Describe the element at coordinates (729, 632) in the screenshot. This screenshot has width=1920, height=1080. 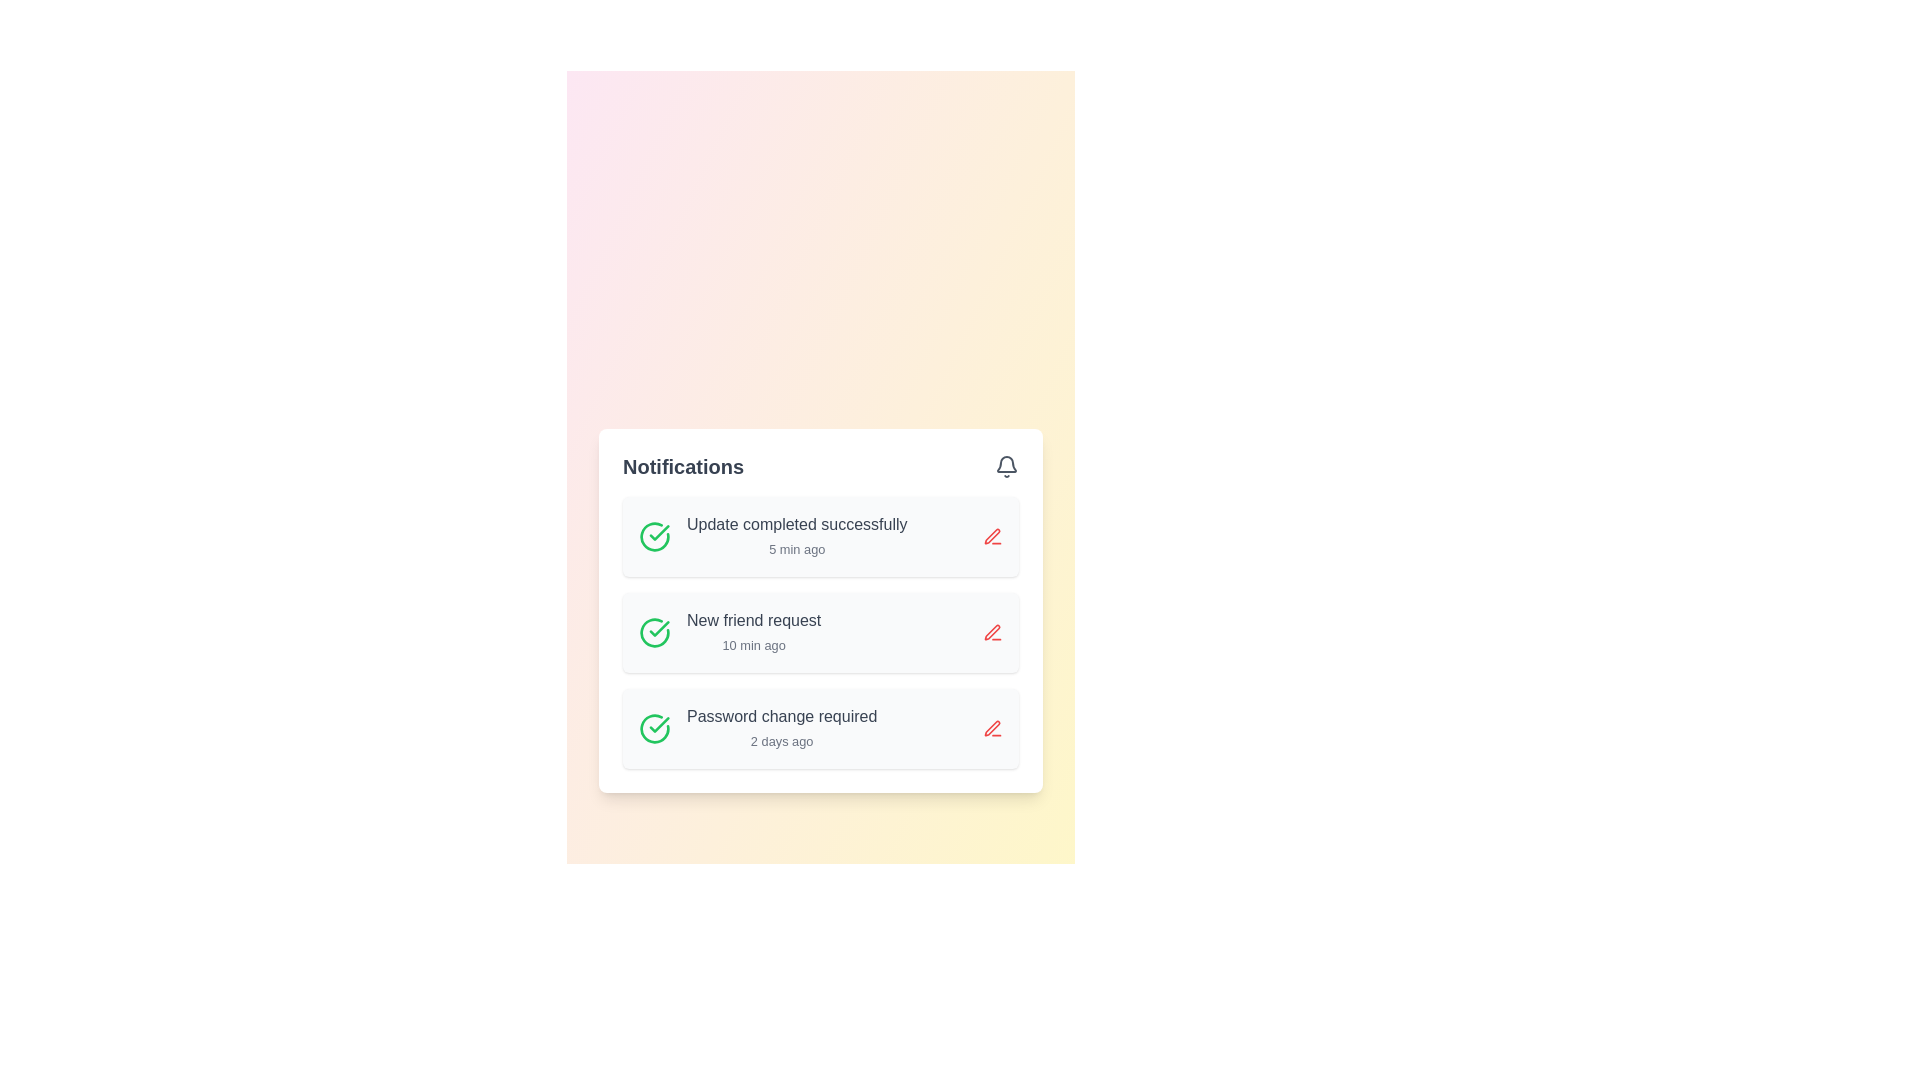
I see `the Notification Entry element that displays 'New friend request' with a timestamp of '10 min ago', which is the second entry in a list of notifications` at that location.